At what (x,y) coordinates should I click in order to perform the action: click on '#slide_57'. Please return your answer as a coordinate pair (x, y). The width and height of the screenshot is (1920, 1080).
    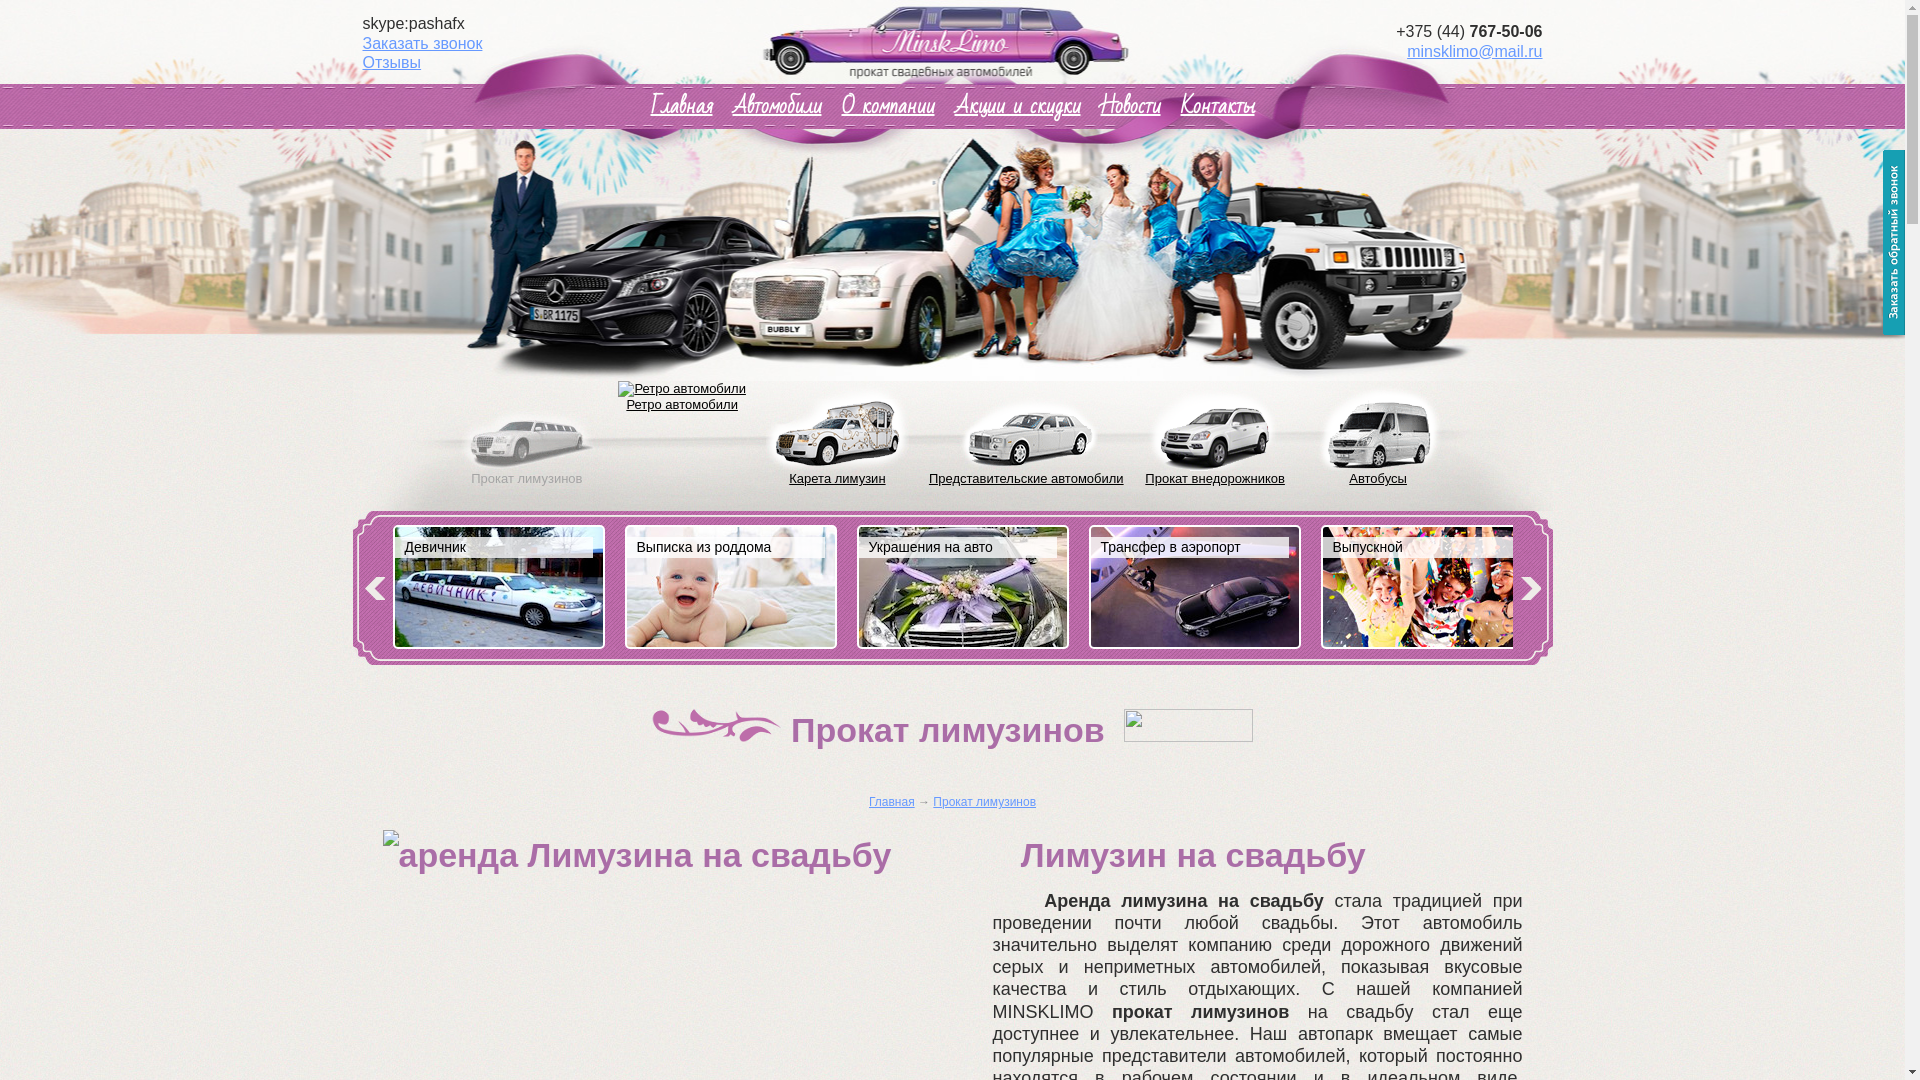
    Looking at the image, I should click on (1194, 588).